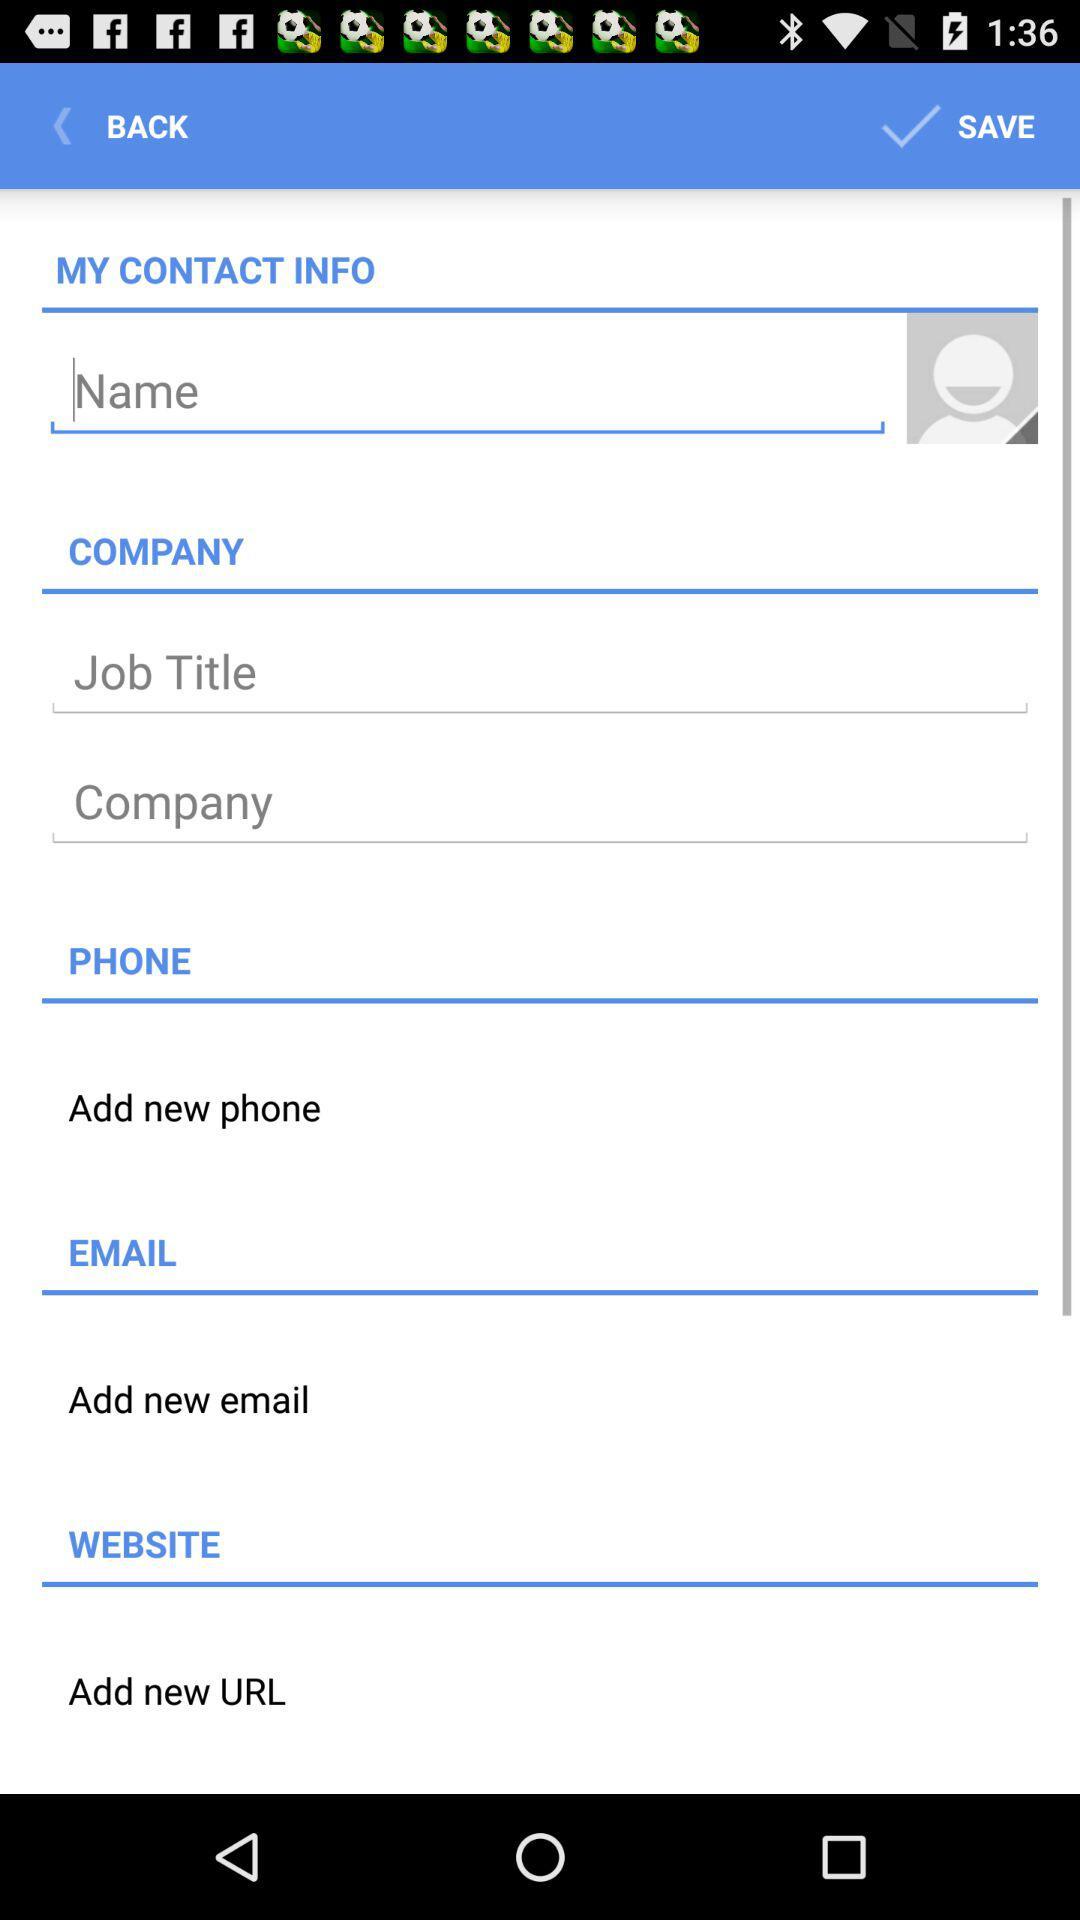  I want to click on so you can enter your company, so click(540, 801).